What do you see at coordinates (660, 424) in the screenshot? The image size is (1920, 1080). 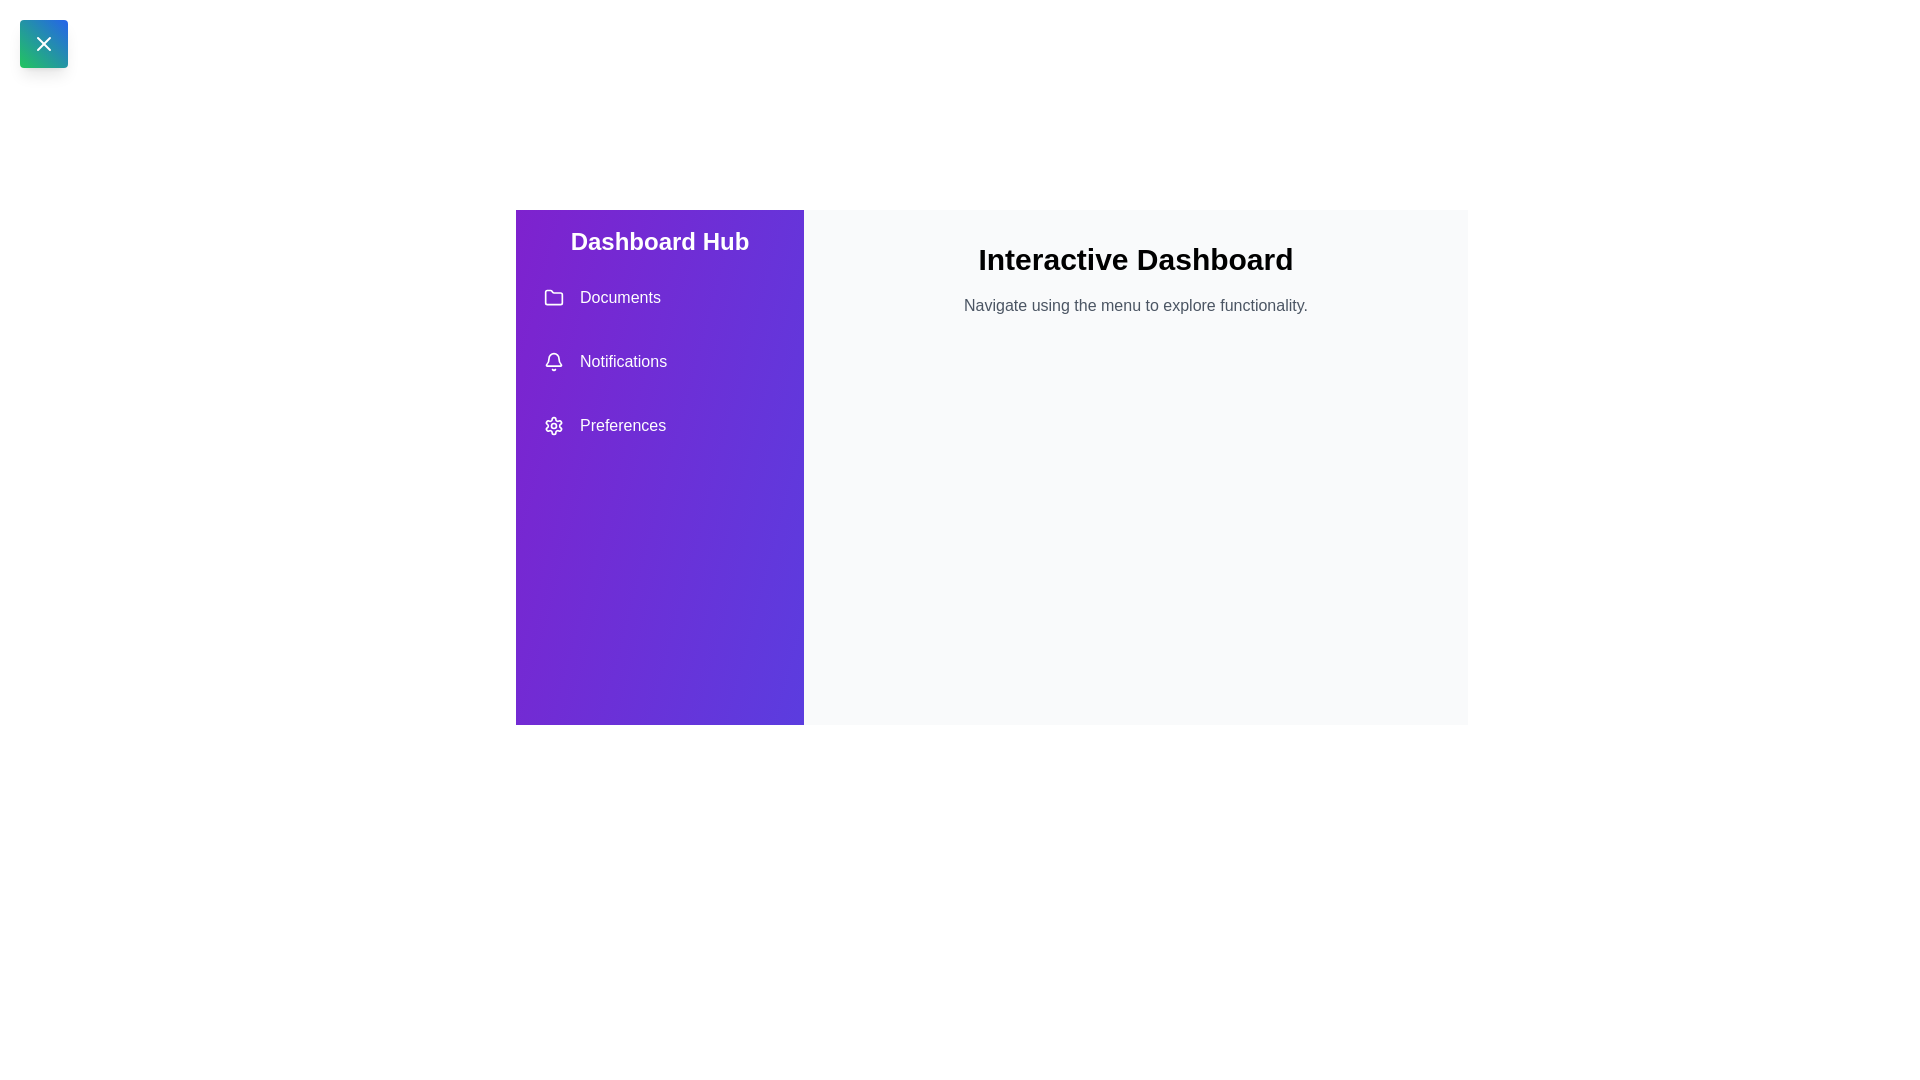 I see `the 'Preferences' menu option in the drawer` at bounding box center [660, 424].